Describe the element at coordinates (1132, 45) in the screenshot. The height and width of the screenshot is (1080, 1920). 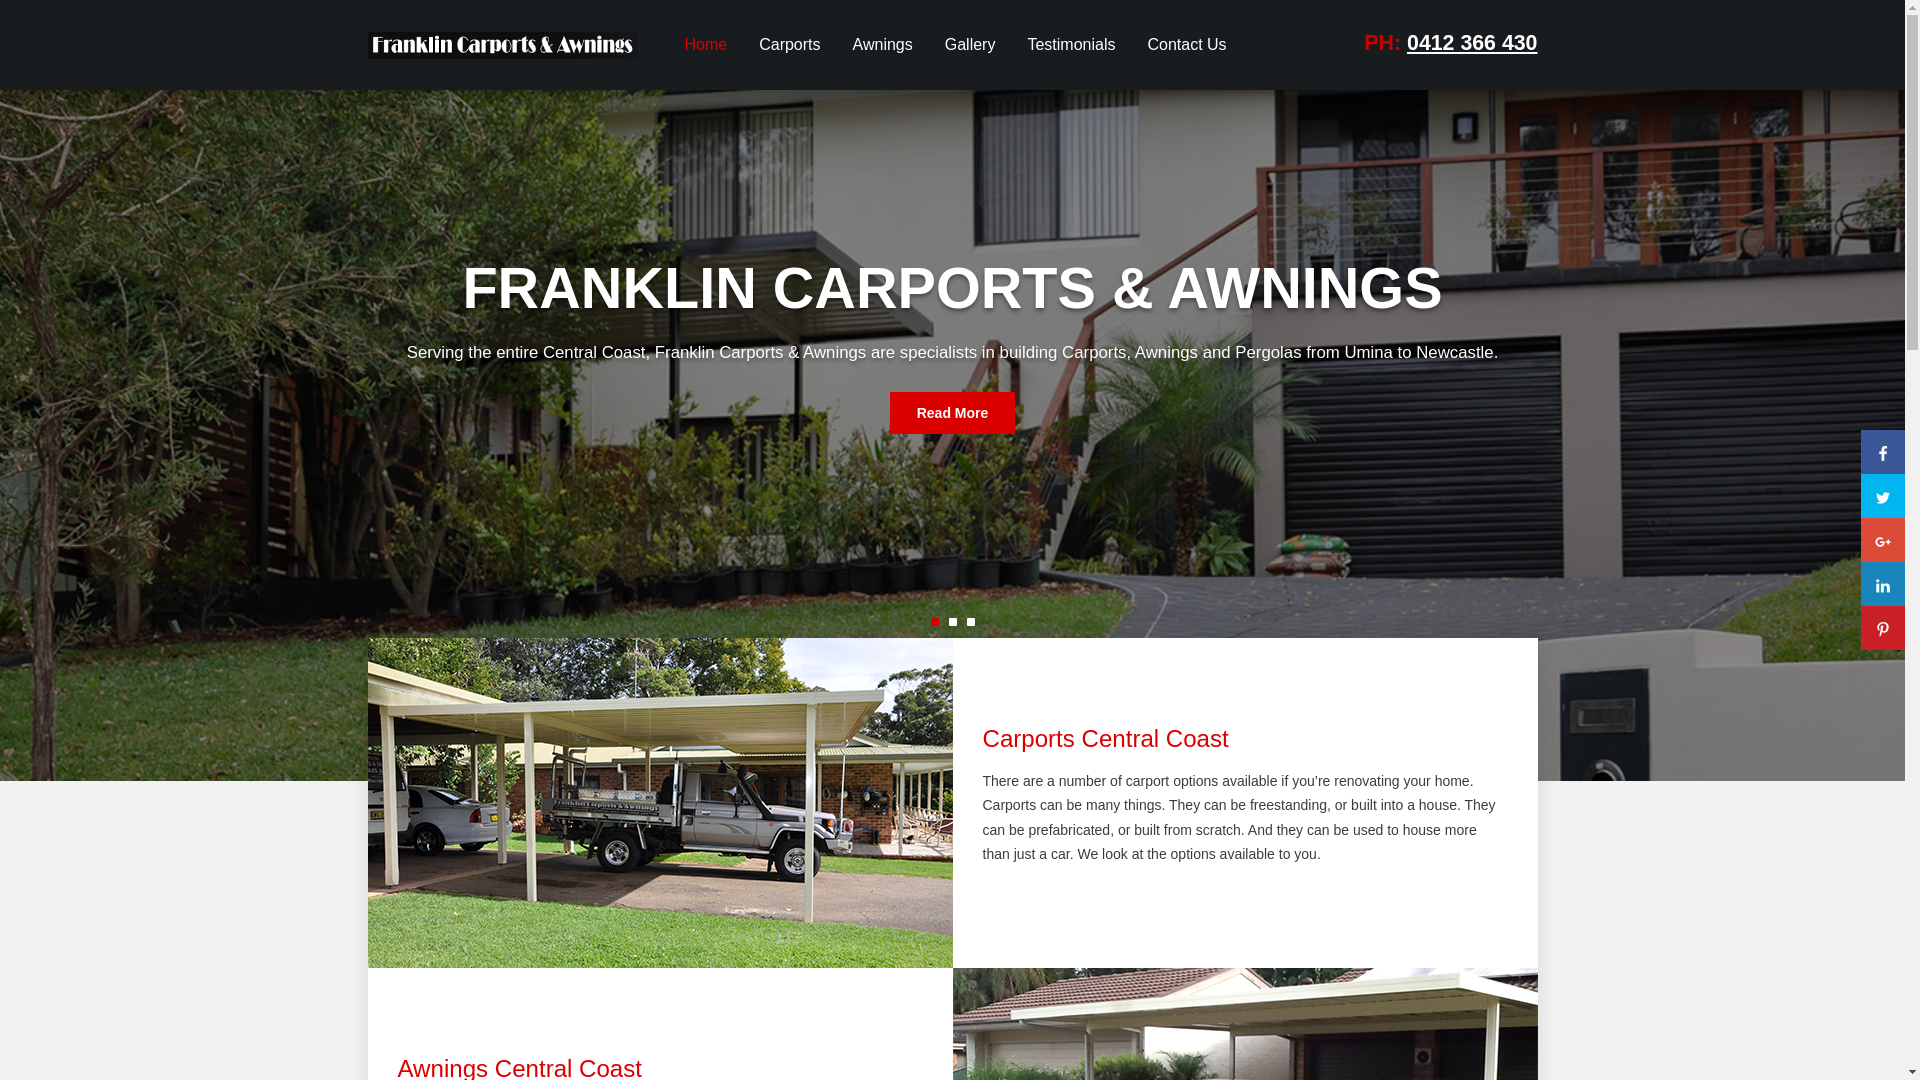
I see `'Contact Us'` at that location.